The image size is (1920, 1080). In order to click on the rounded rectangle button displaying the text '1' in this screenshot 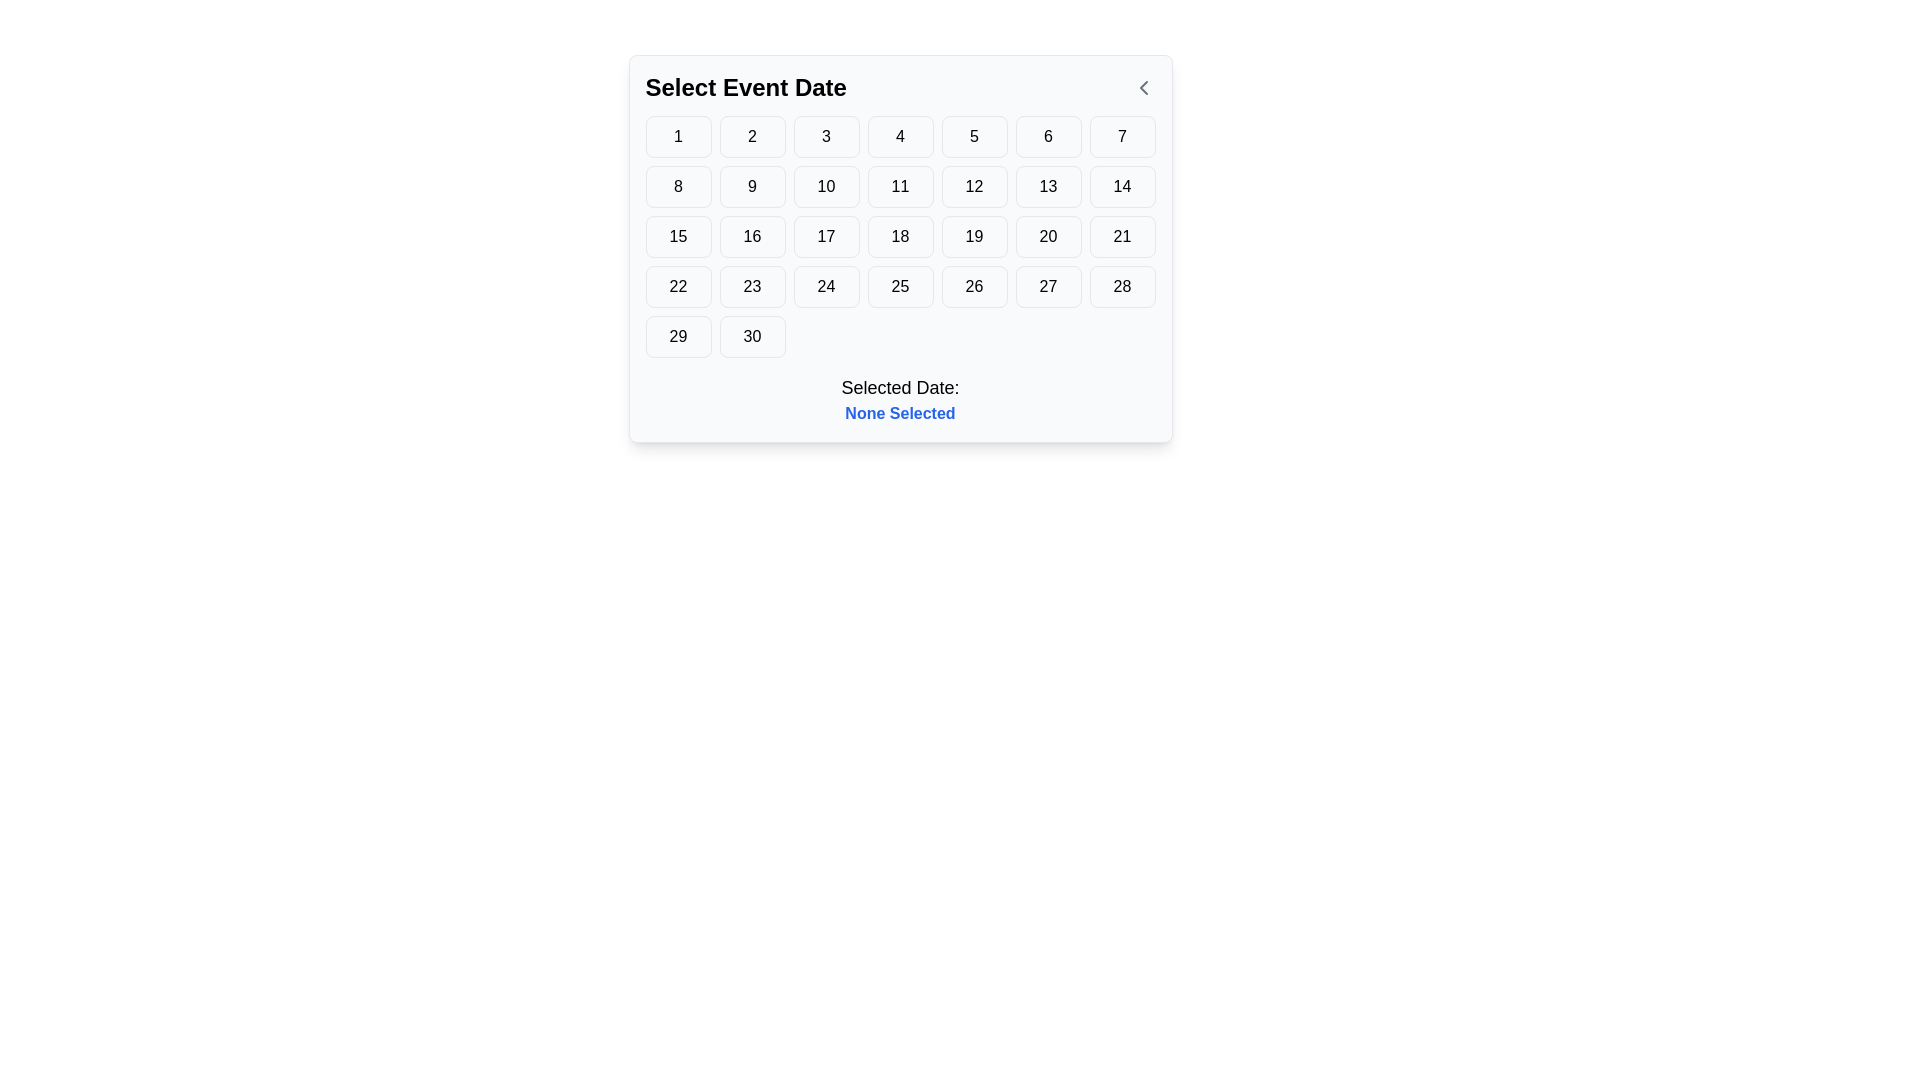, I will do `click(678, 136)`.